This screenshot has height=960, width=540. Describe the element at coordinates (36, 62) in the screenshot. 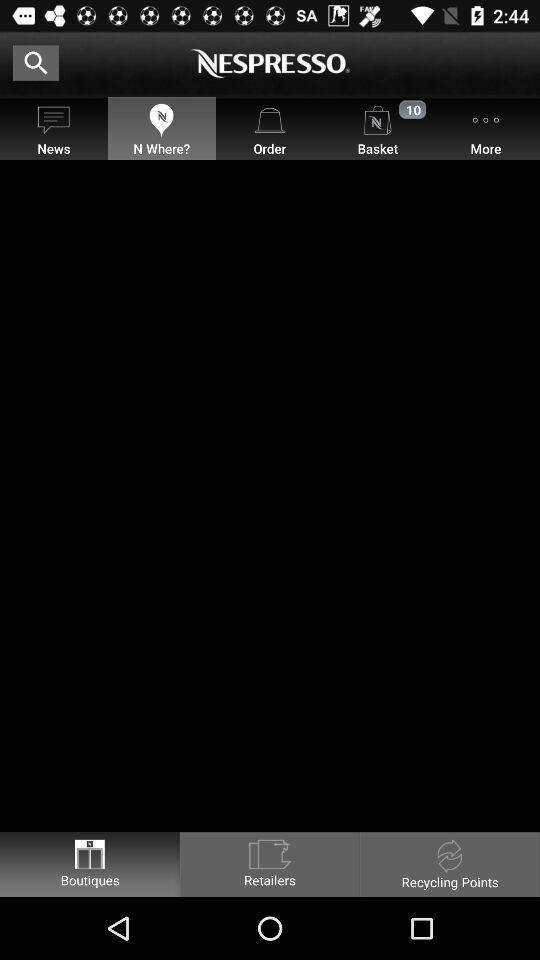

I see `the search icon` at that location.